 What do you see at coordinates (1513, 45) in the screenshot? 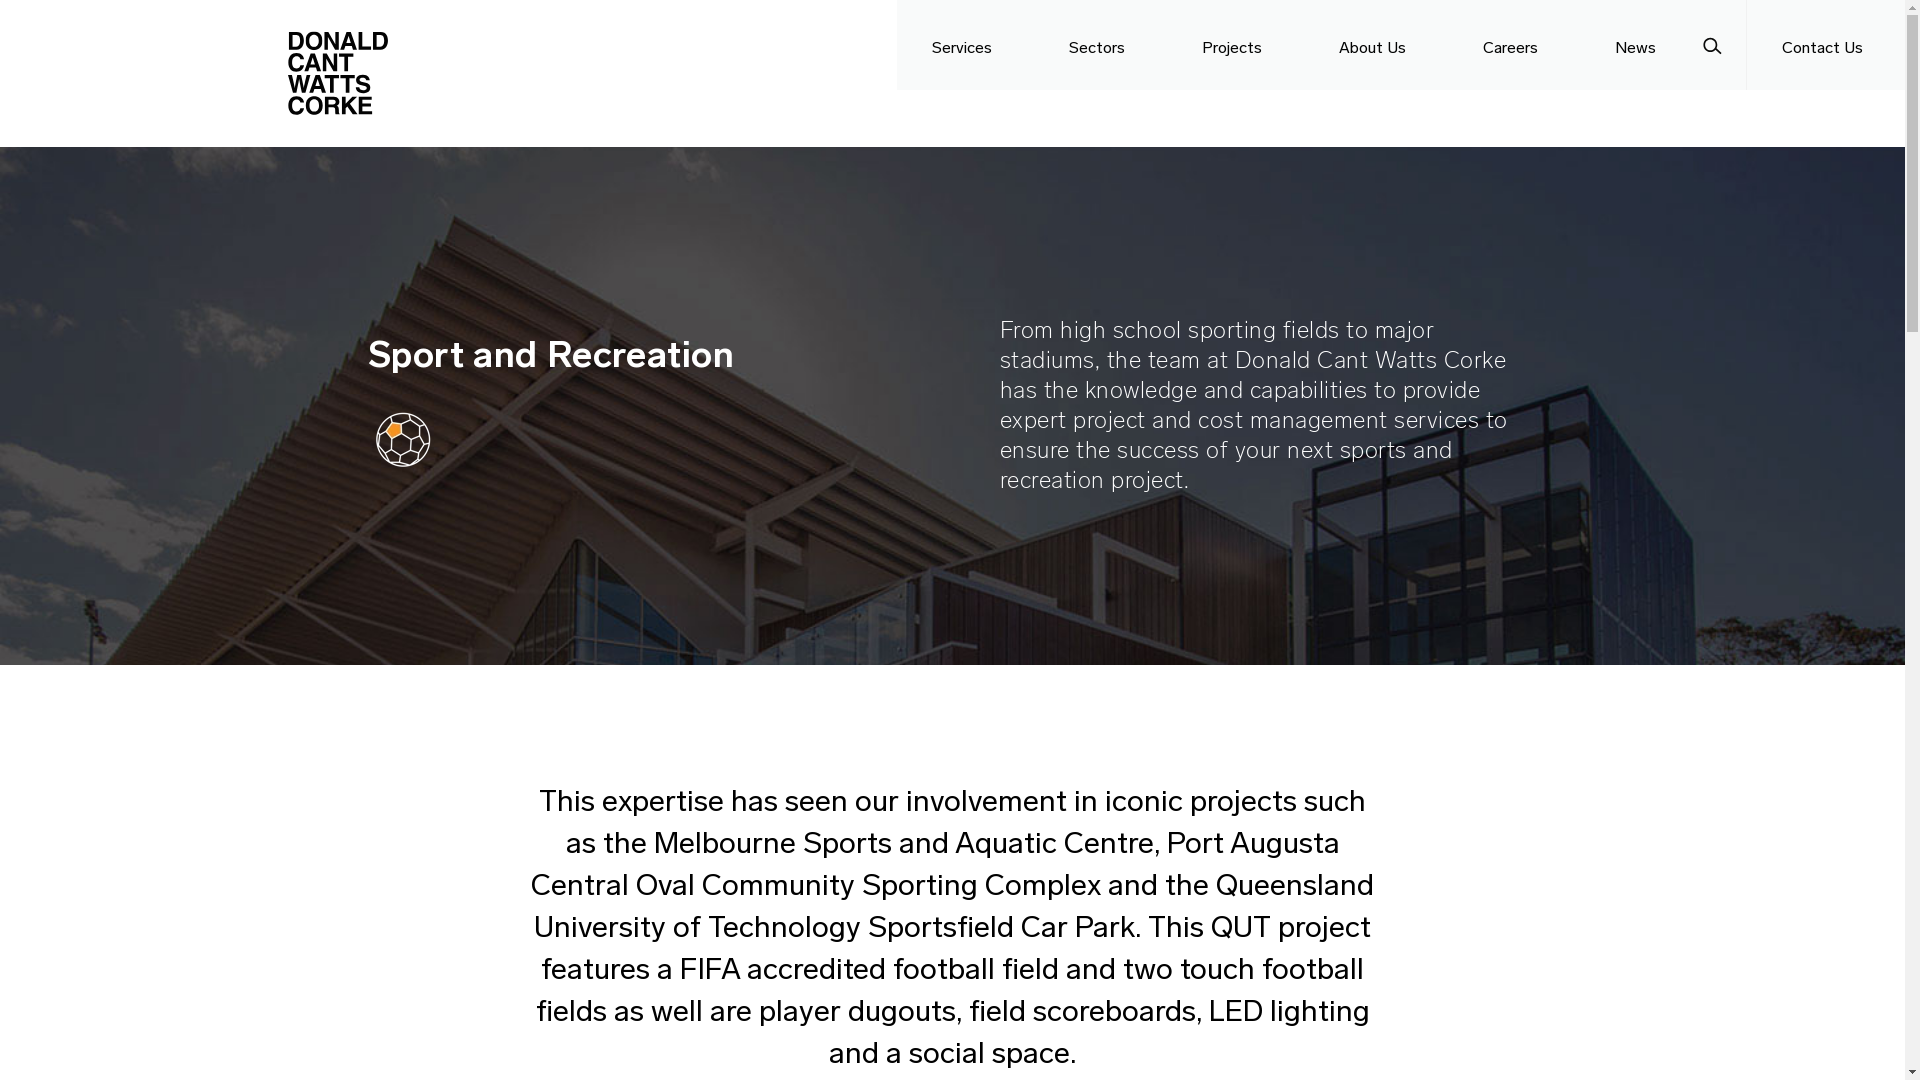
I see `'Careers'` at bounding box center [1513, 45].